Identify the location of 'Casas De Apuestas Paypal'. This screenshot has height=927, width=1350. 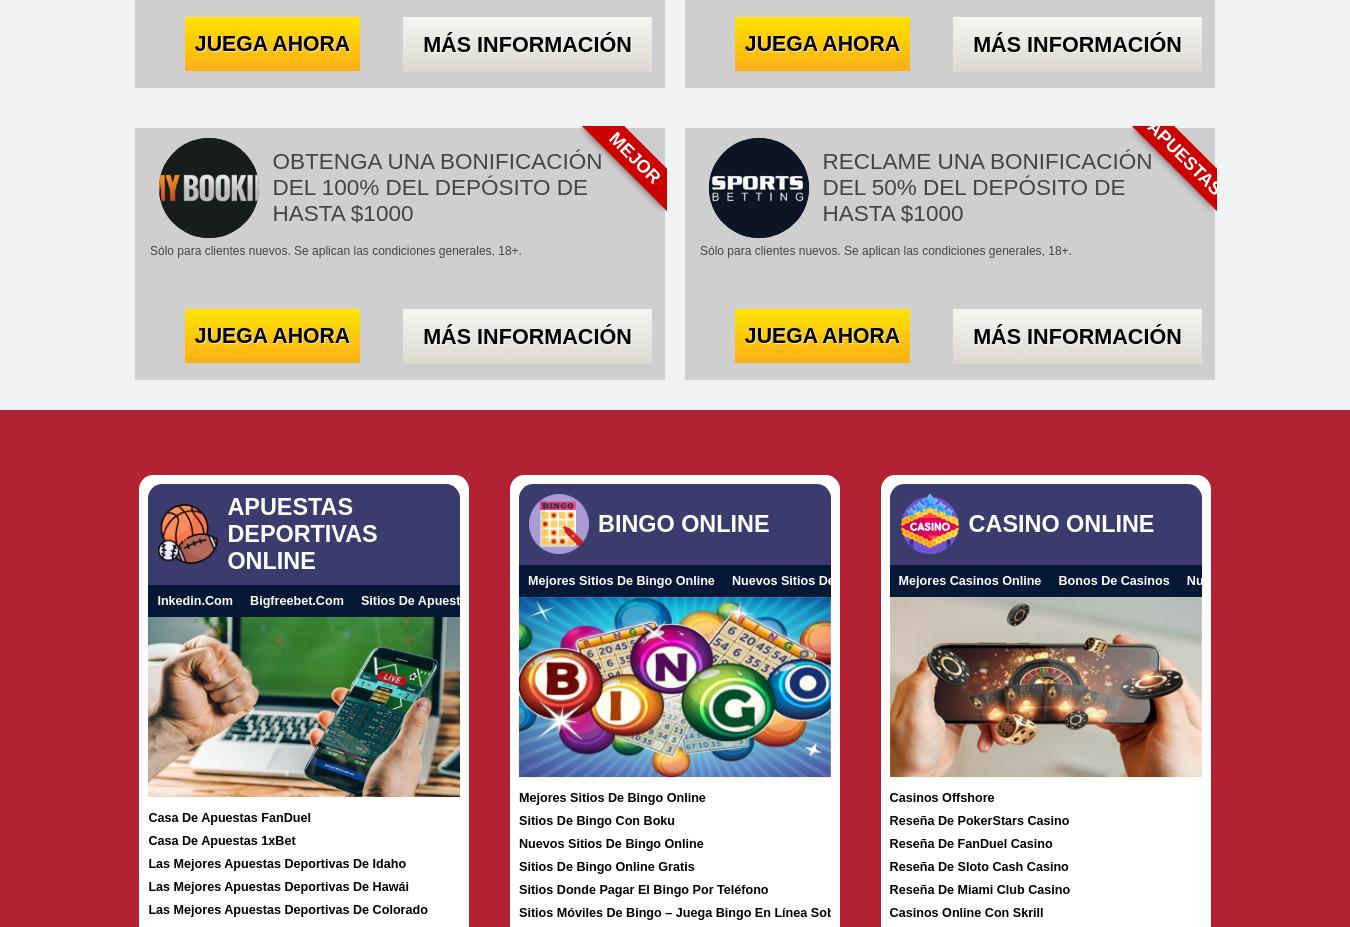
(877, 599).